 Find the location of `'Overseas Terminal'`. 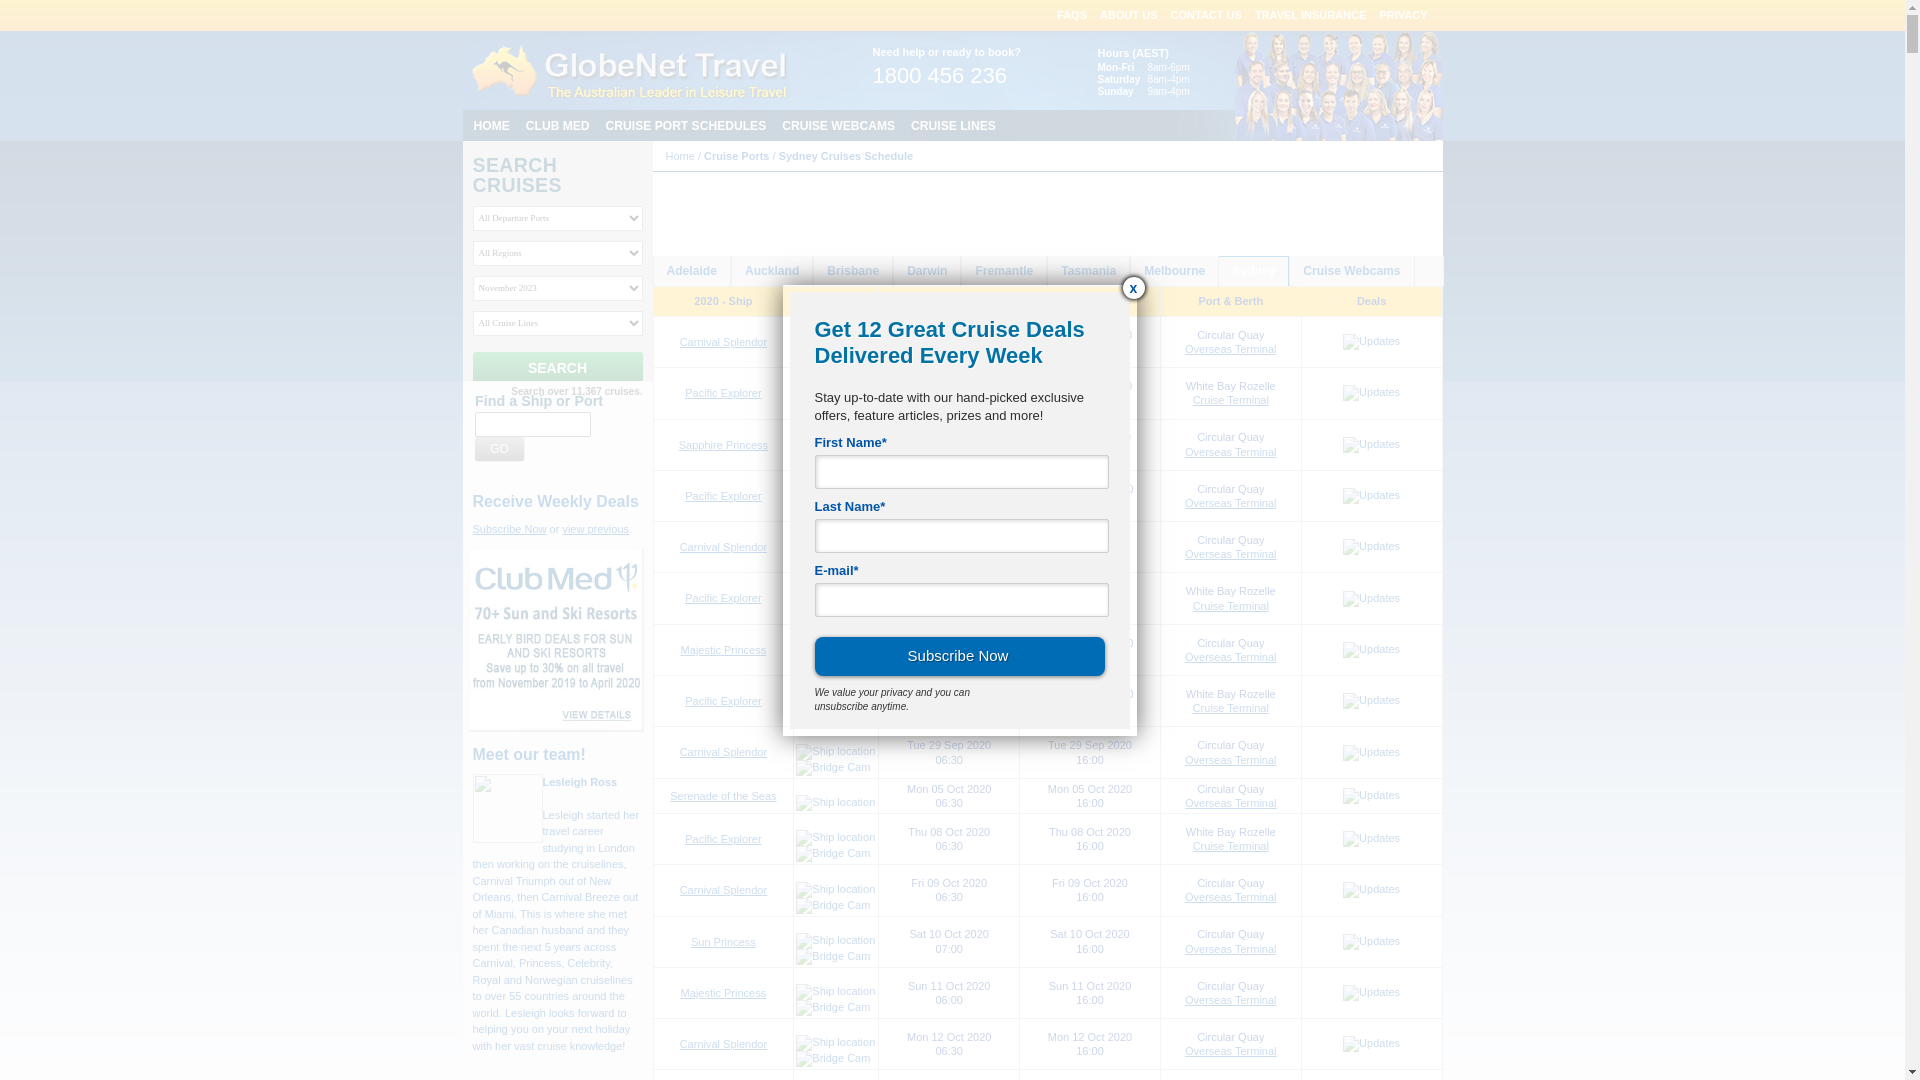

'Overseas Terminal' is located at coordinates (1229, 801).